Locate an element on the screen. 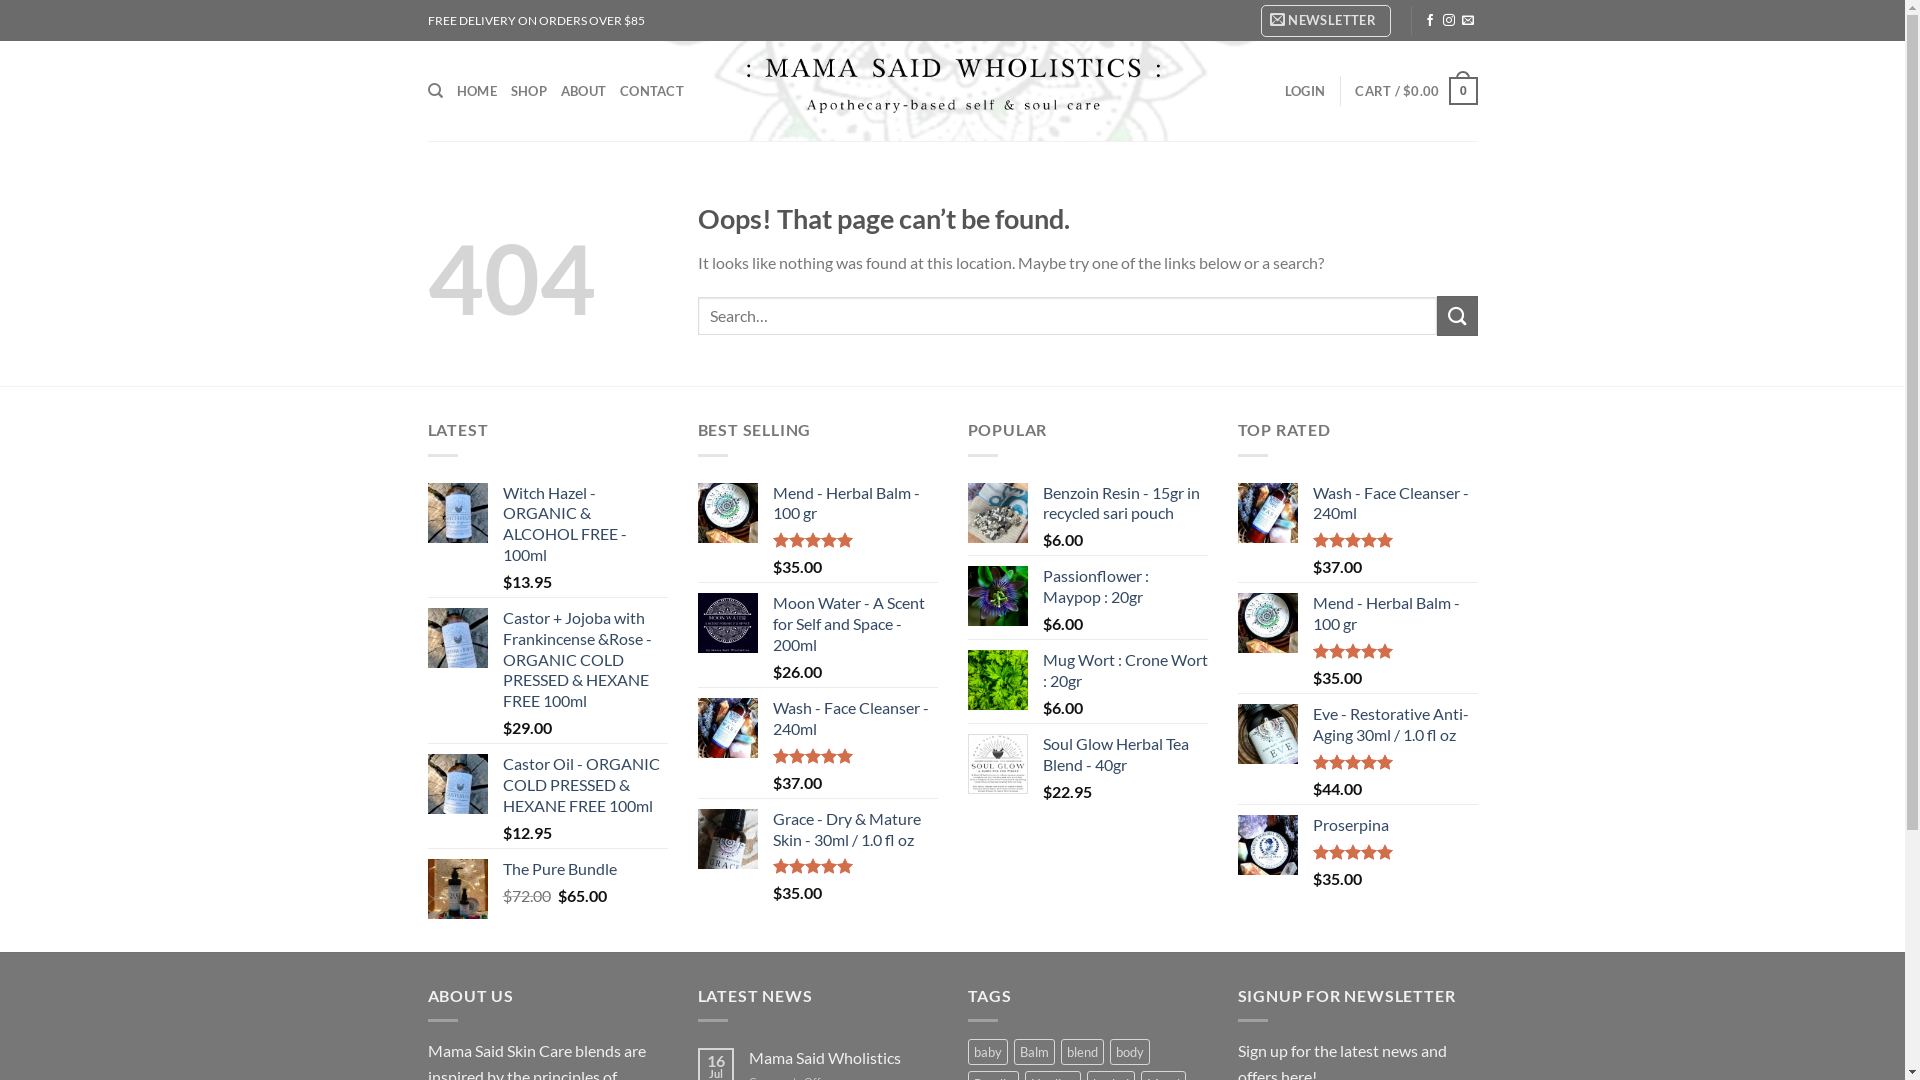  'Eve - Restorative Anti-Aging 30ml / 1.0 fl oz' is located at coordinates (1311, 725).